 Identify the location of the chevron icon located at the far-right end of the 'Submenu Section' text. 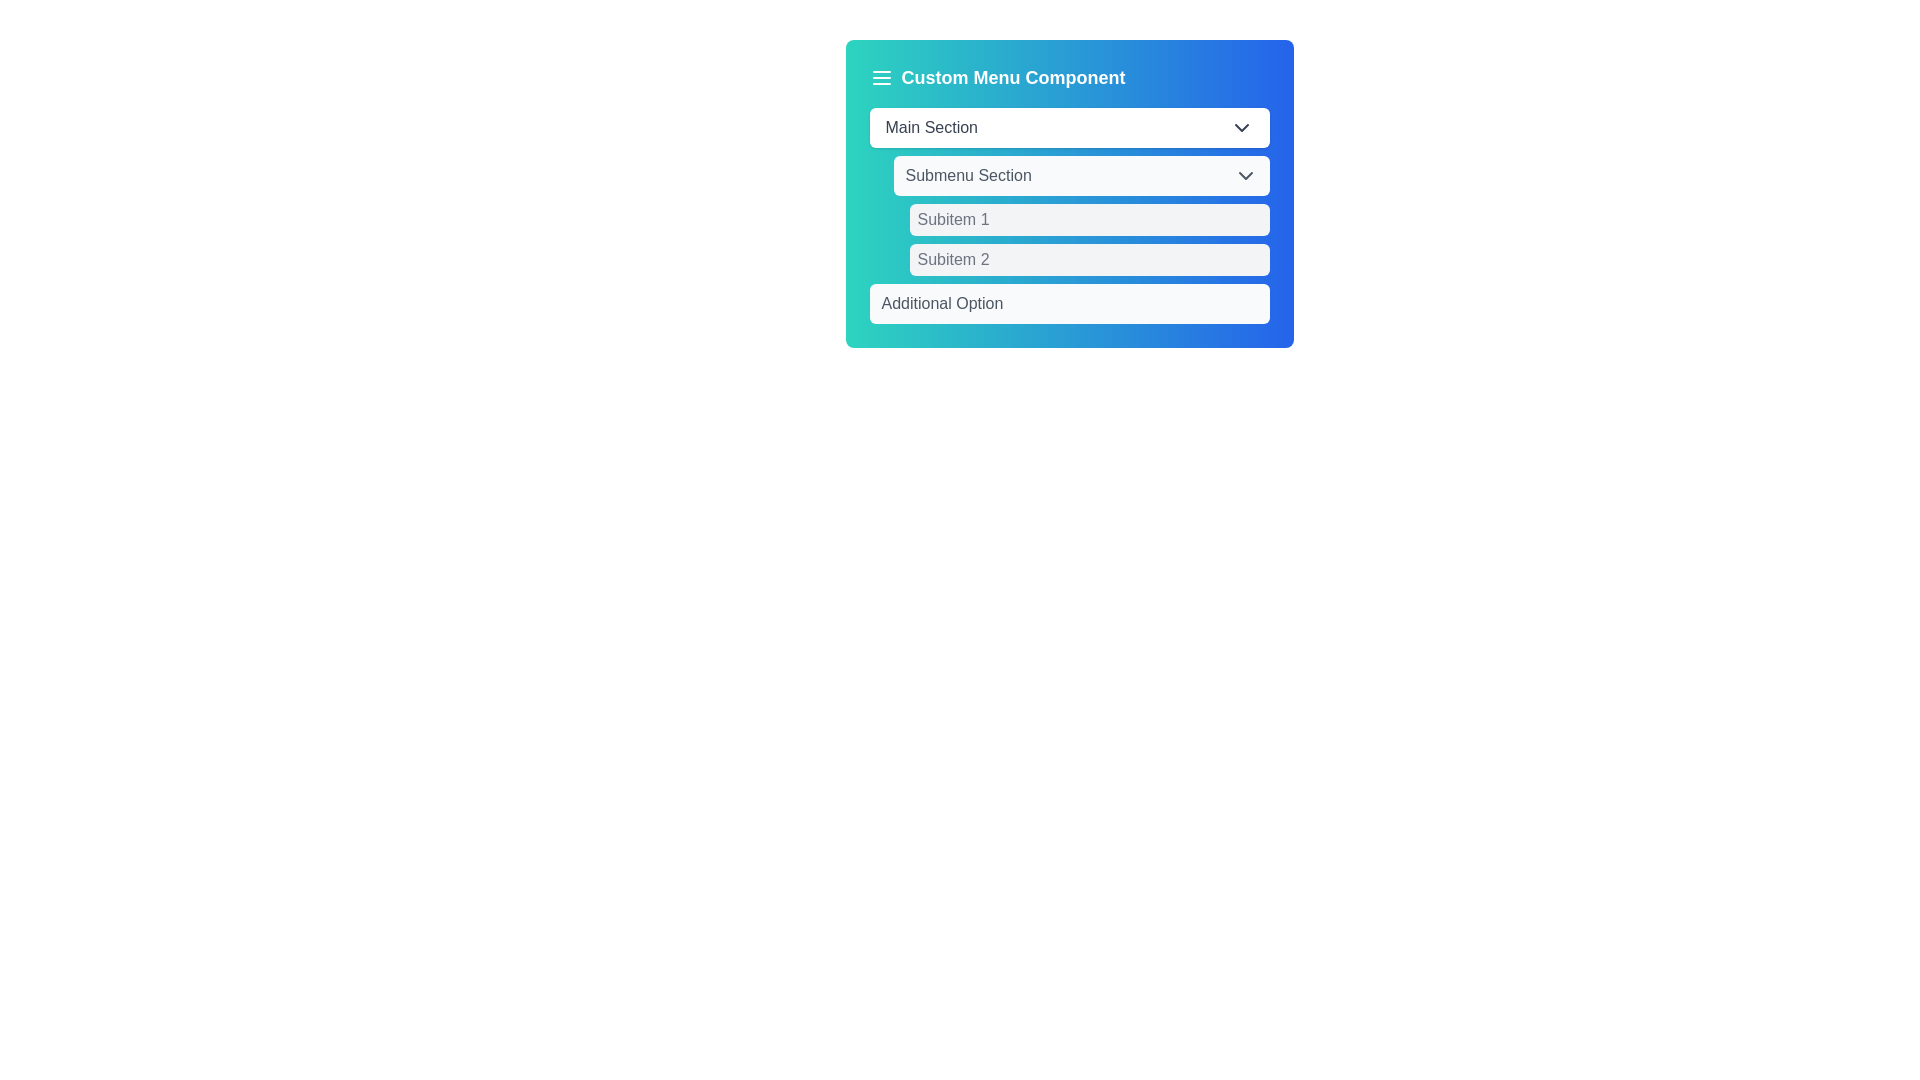
(1244, 175).